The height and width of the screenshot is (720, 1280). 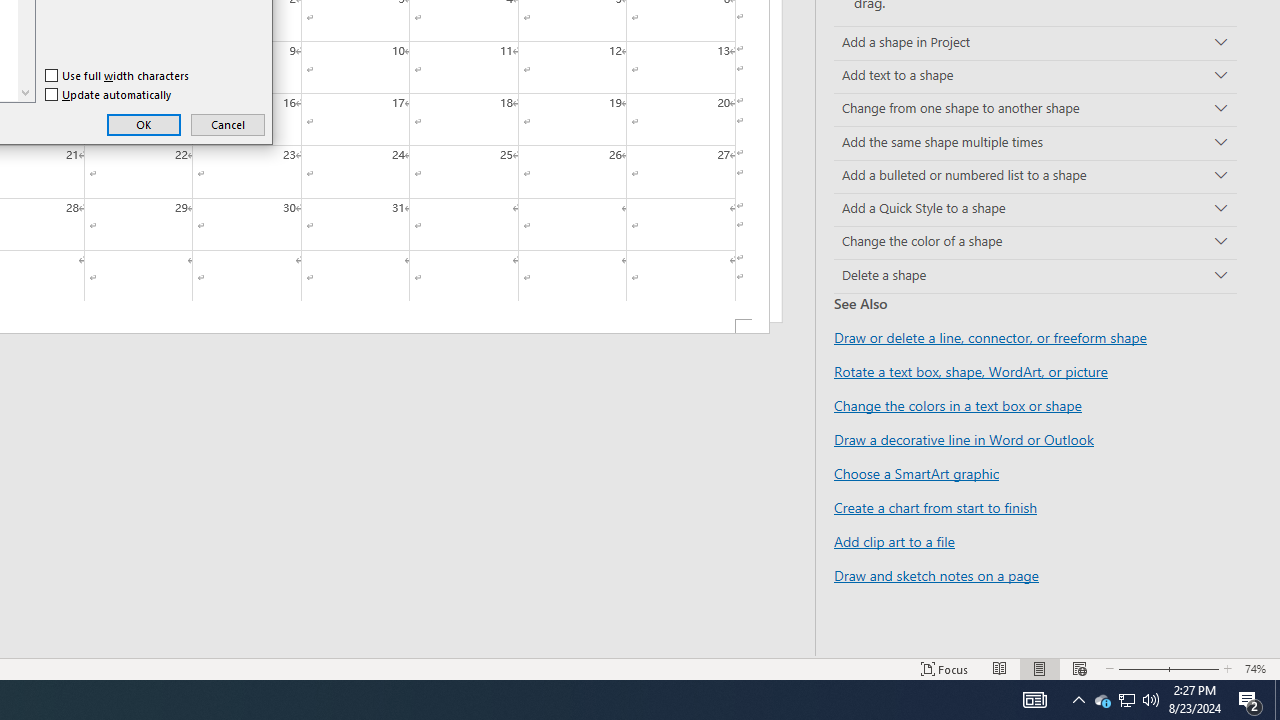 I want to click on 'Add text to a shape', so click(x=1035, y=76).